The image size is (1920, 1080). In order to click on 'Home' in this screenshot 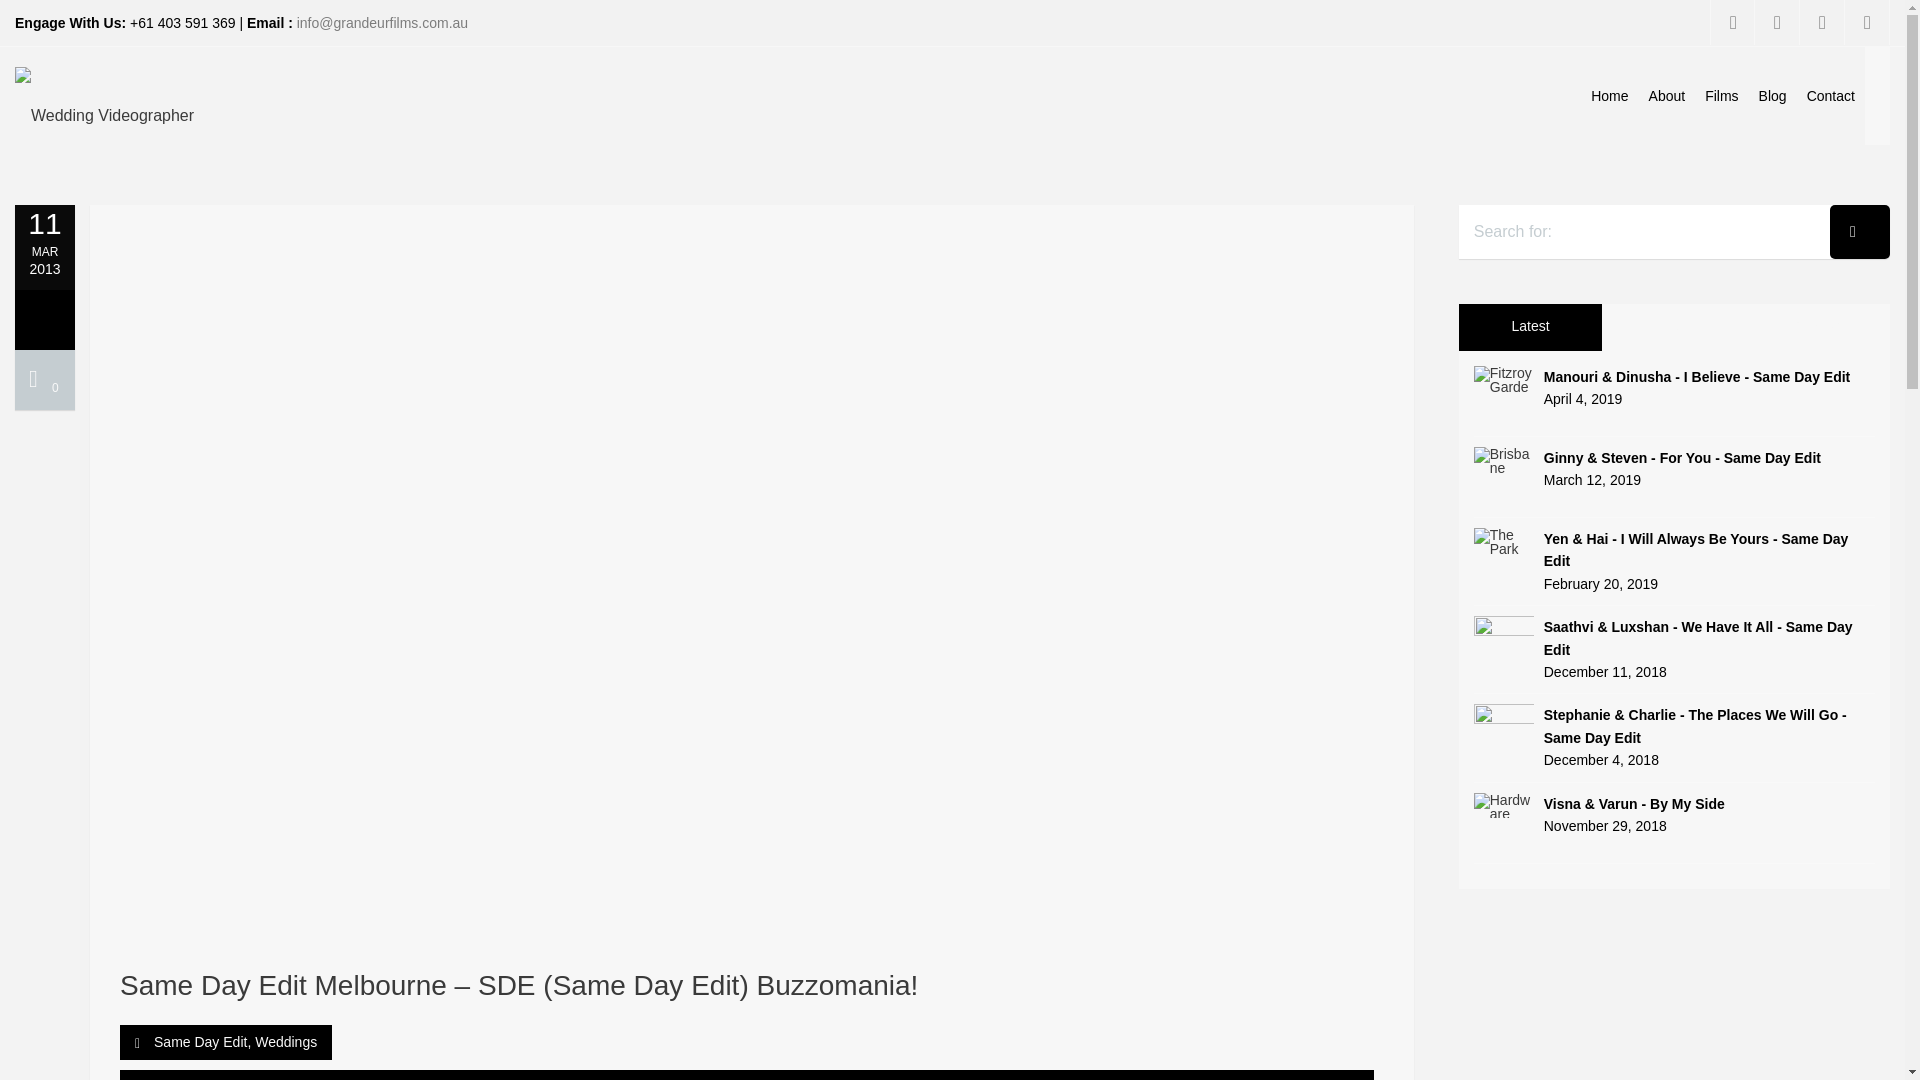, I will do `click(1609, 96)`.